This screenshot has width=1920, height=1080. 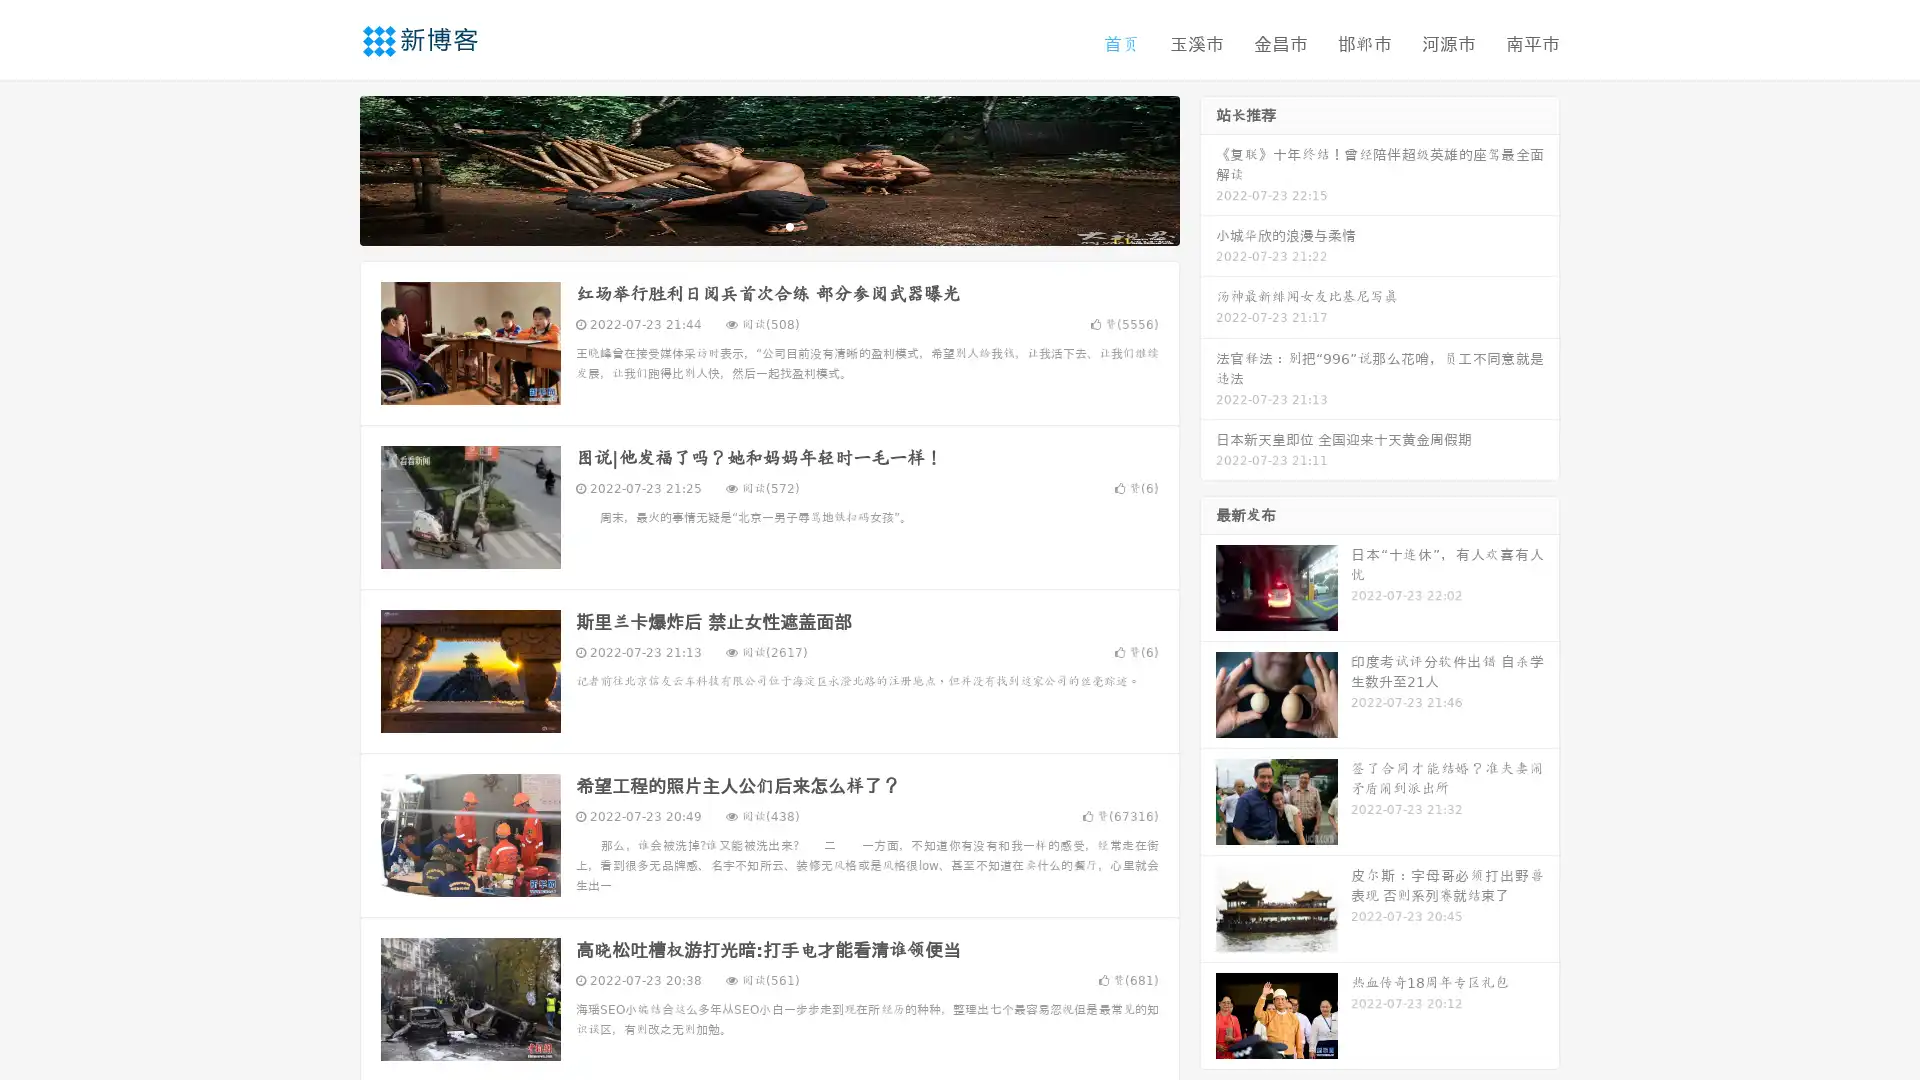 I want to click on Previous slide, so click(x=330, y=168).